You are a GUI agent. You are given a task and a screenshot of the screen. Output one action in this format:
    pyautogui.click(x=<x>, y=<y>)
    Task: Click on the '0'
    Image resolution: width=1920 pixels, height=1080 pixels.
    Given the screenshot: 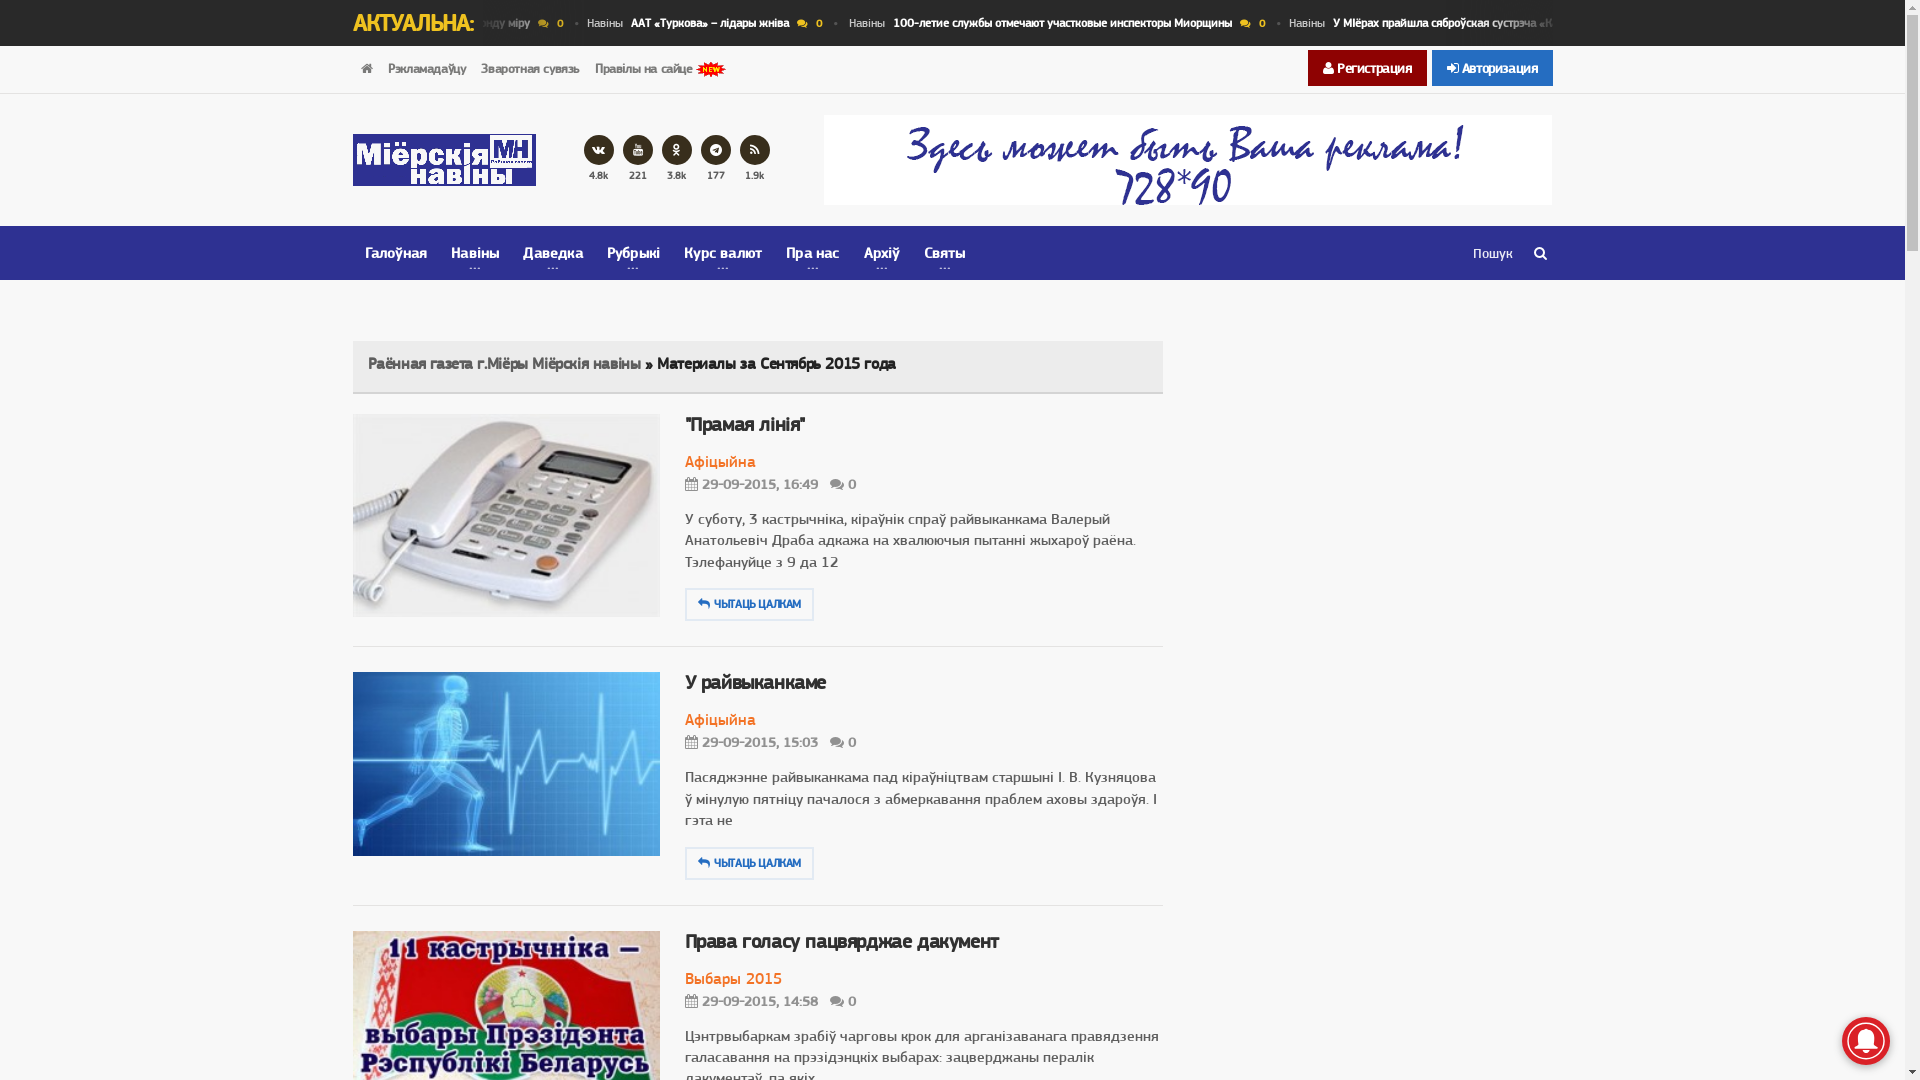 What is the action you would take?
    pyautogui.click(x=753, y=23)
    